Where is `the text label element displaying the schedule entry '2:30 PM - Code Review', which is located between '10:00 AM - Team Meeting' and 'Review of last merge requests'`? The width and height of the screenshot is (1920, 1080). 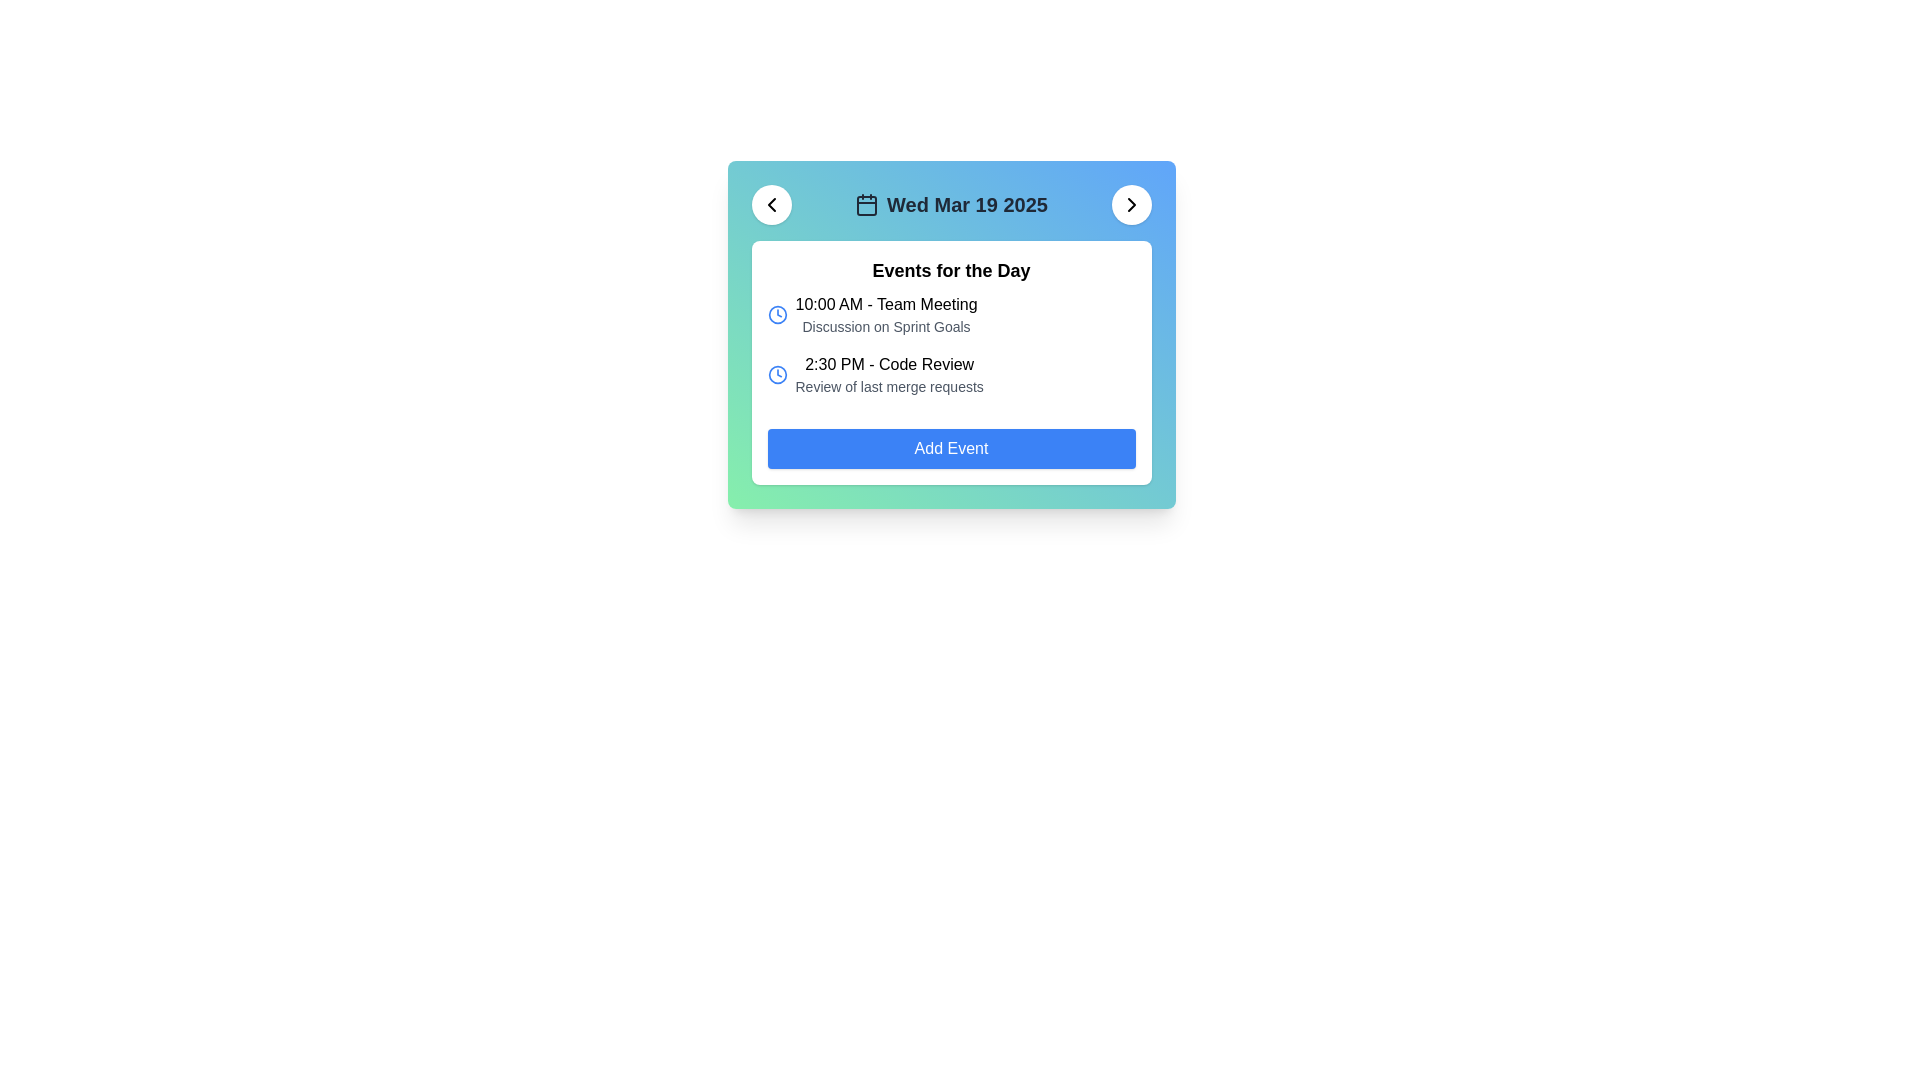 the text label element displaying the schedule entry '2:30 PM - Code Review', which is located between '10:00 AM - Team Meeting' and 'Review of last merge requests' is located at coordinates (888, 365).